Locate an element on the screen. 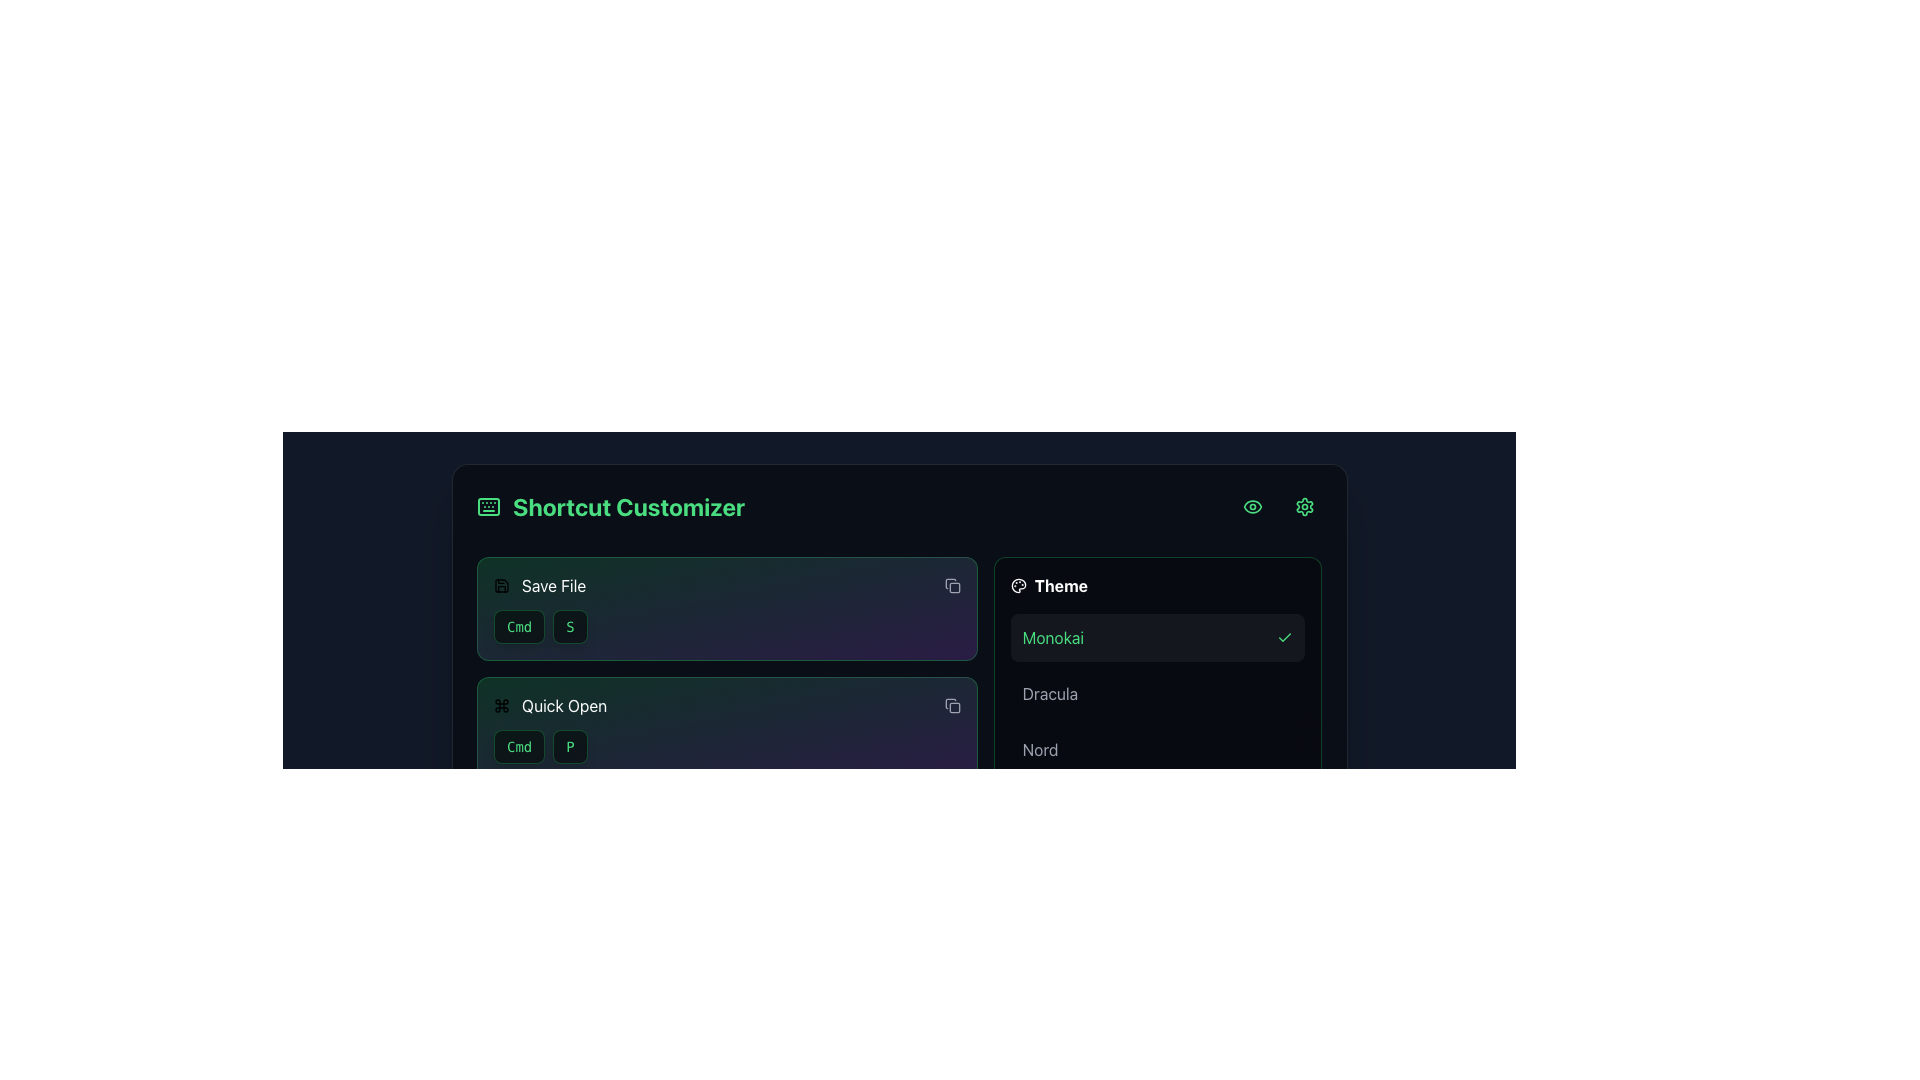 Image resolution: width=1920 pixels, height=1080 pixels. the 'Quick Open' text label, which is written in white color on a dark background, located below the 'Save File' option in the shortcut customizer interface is located at coordinates (563, 704).